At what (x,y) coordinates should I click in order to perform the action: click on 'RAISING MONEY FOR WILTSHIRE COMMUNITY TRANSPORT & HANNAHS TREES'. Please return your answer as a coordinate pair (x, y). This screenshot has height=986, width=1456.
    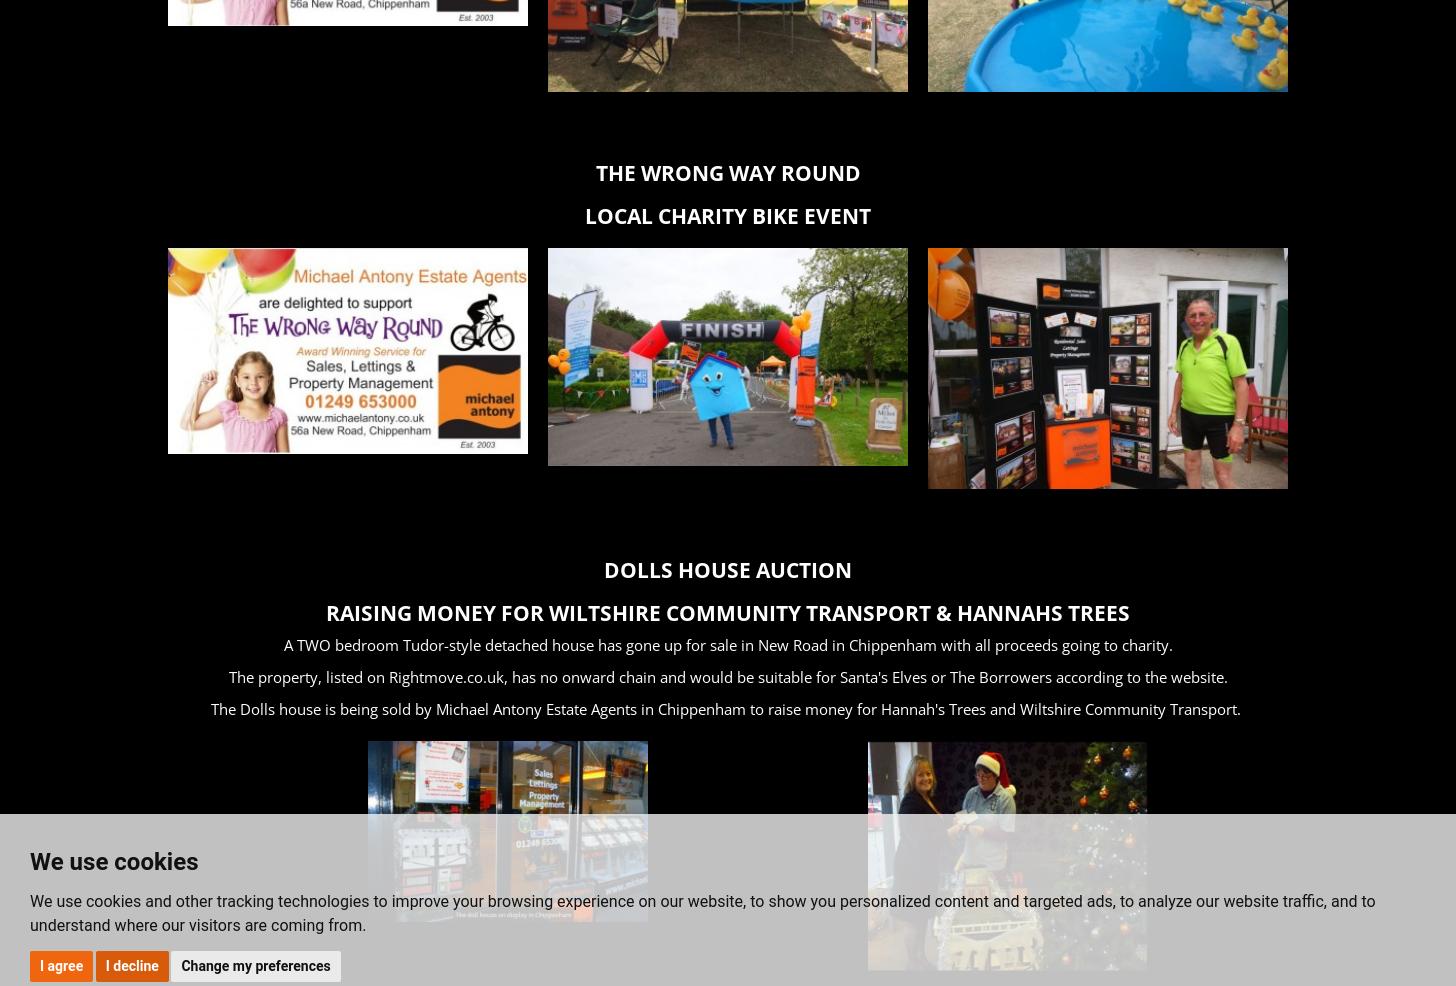
    Looking at the image, I should click on (728, 612).